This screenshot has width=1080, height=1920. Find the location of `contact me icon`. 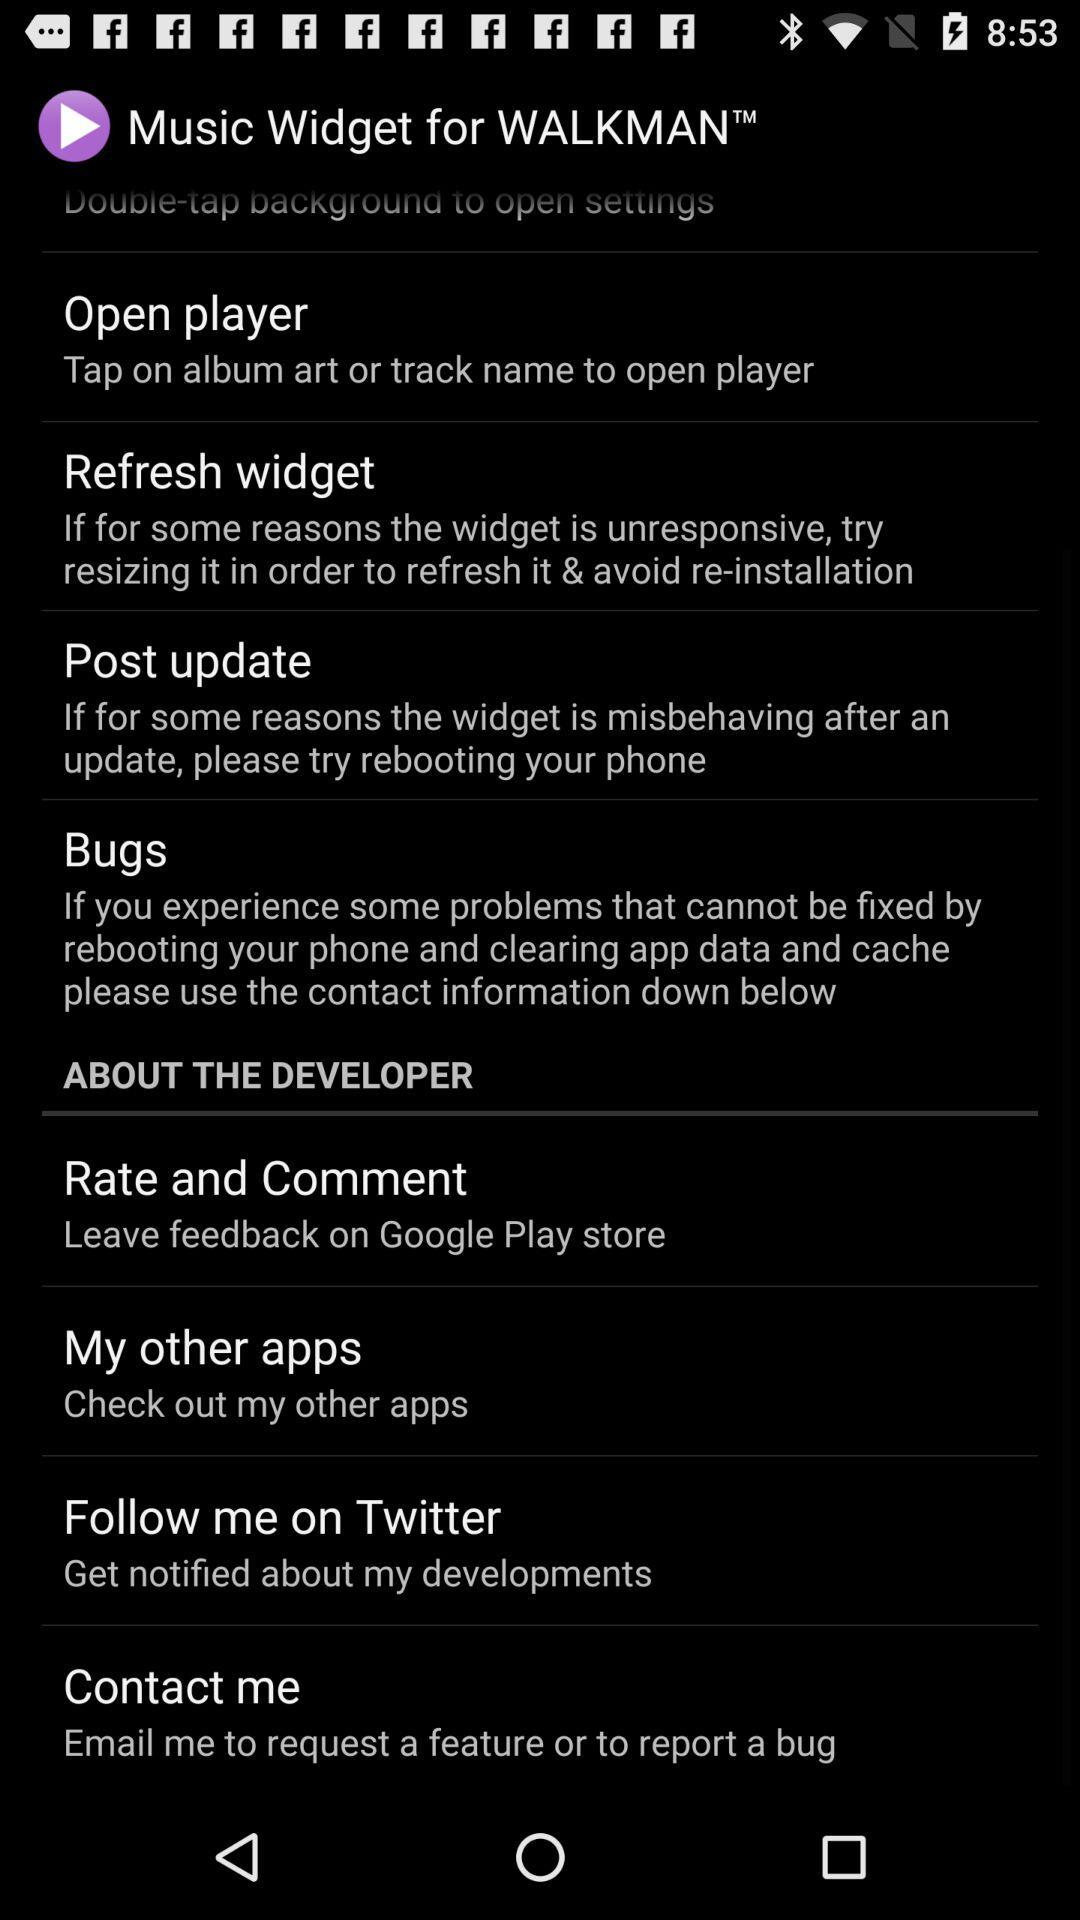

contact me icon is located at coordinates (181, 1683).